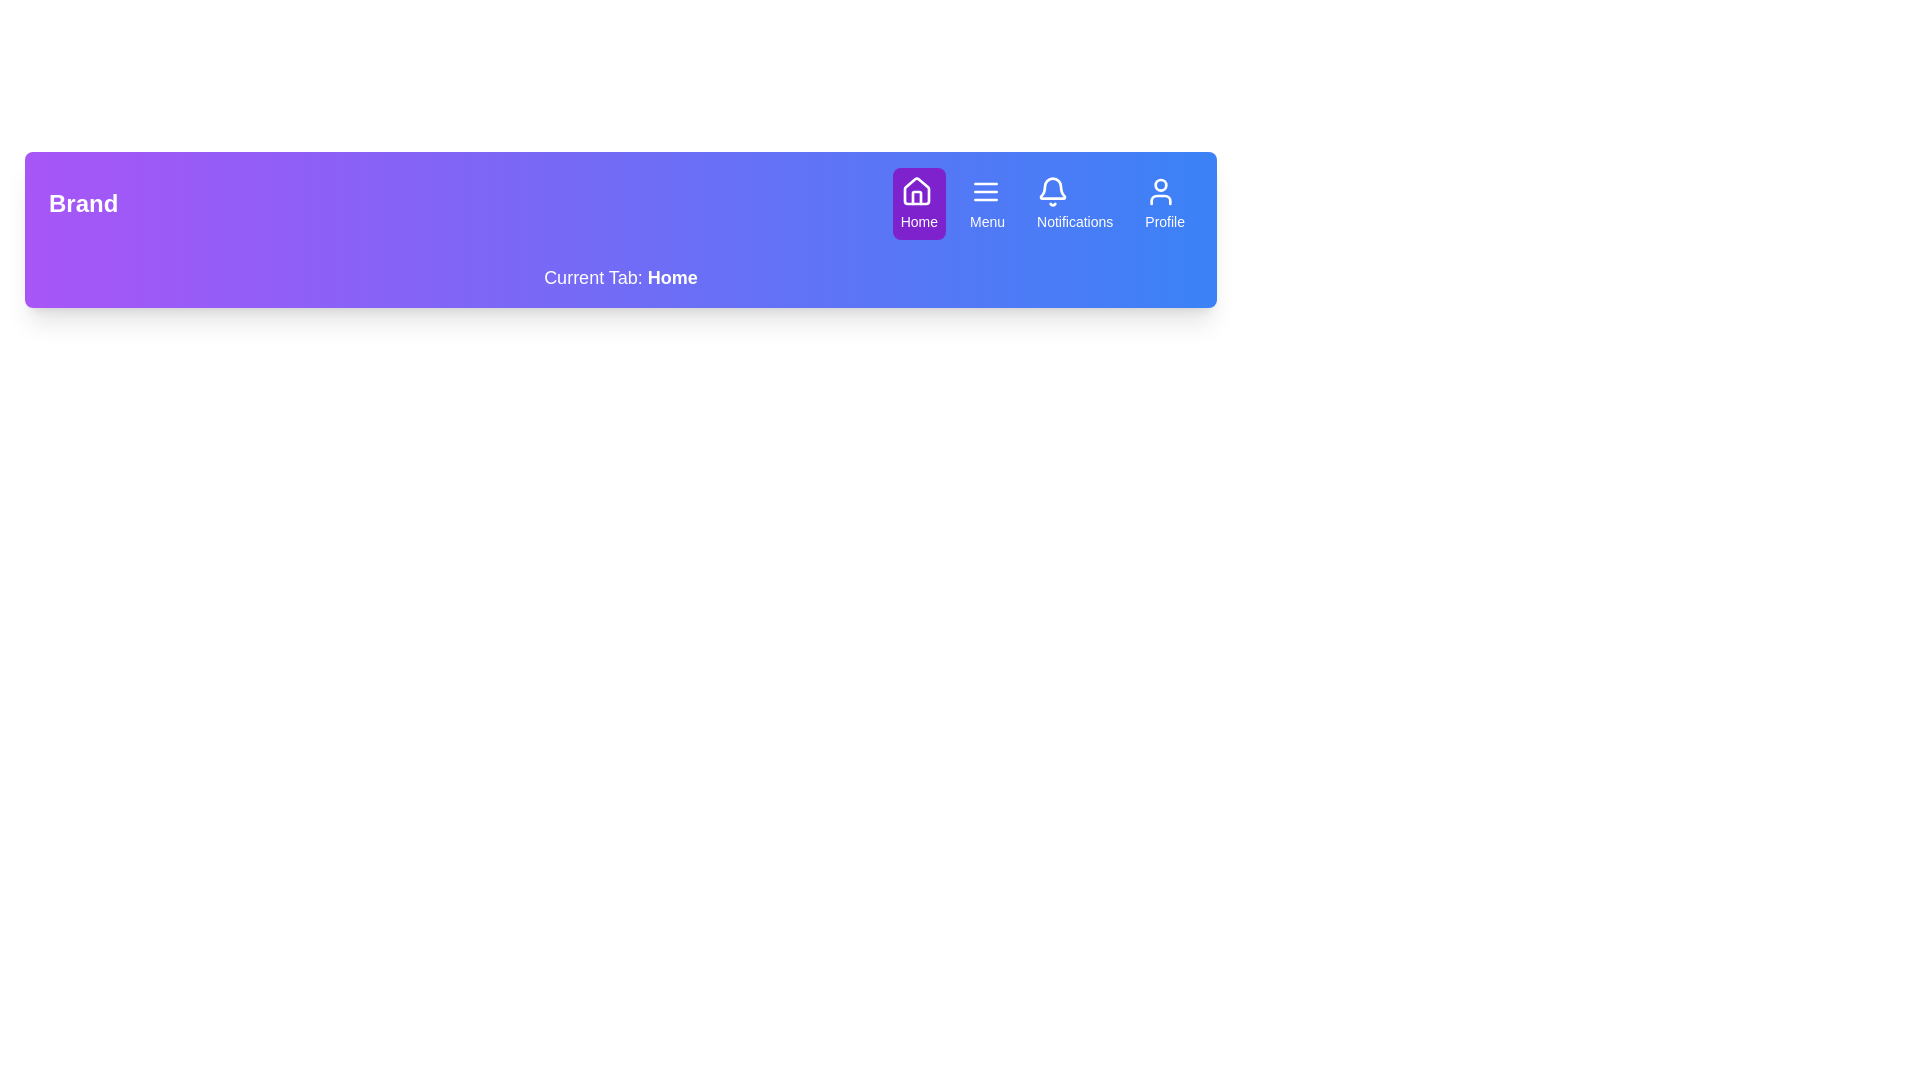 This screenshot has height=1080, width=1920. What do you see at coordinates (987, 204) in the screenshot?
I see `the 'Menu' button, which is a button-like icon with three horizontal bars and labeled 'Menu', located` at bounding box center [987, 204].